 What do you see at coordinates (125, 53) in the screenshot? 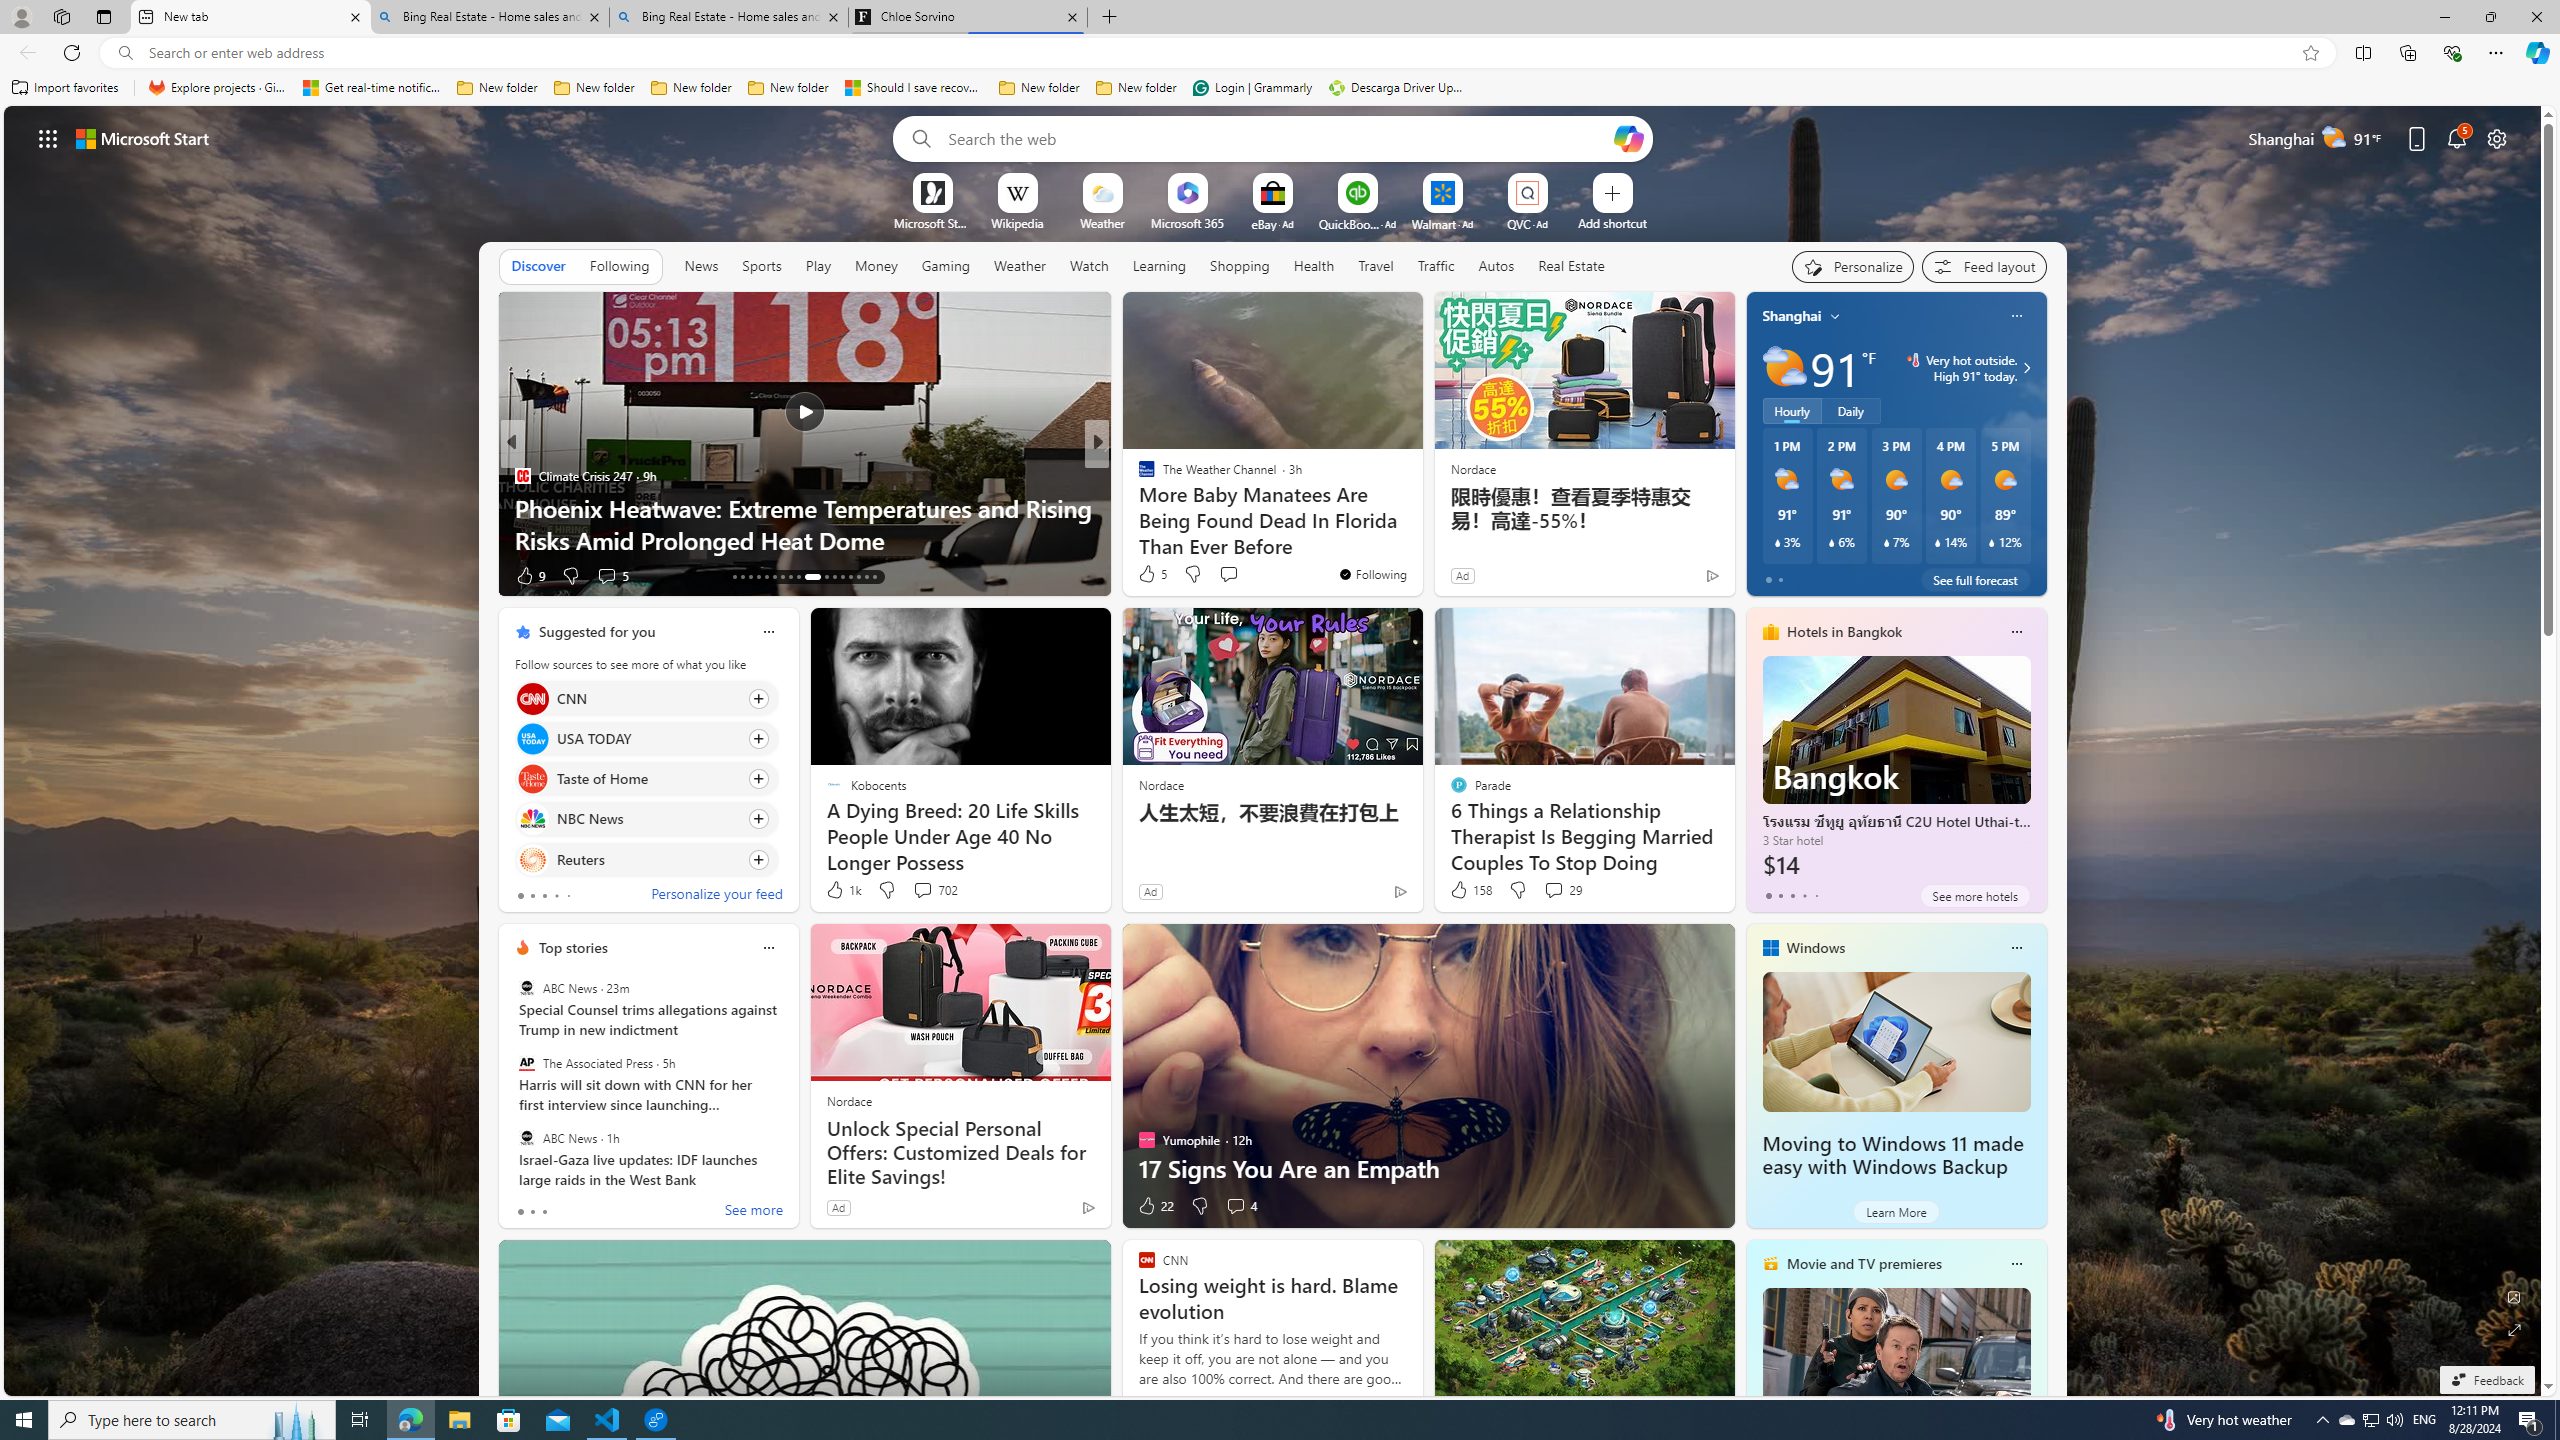
I see `'Search icon'` at bounding box center [125, 53].